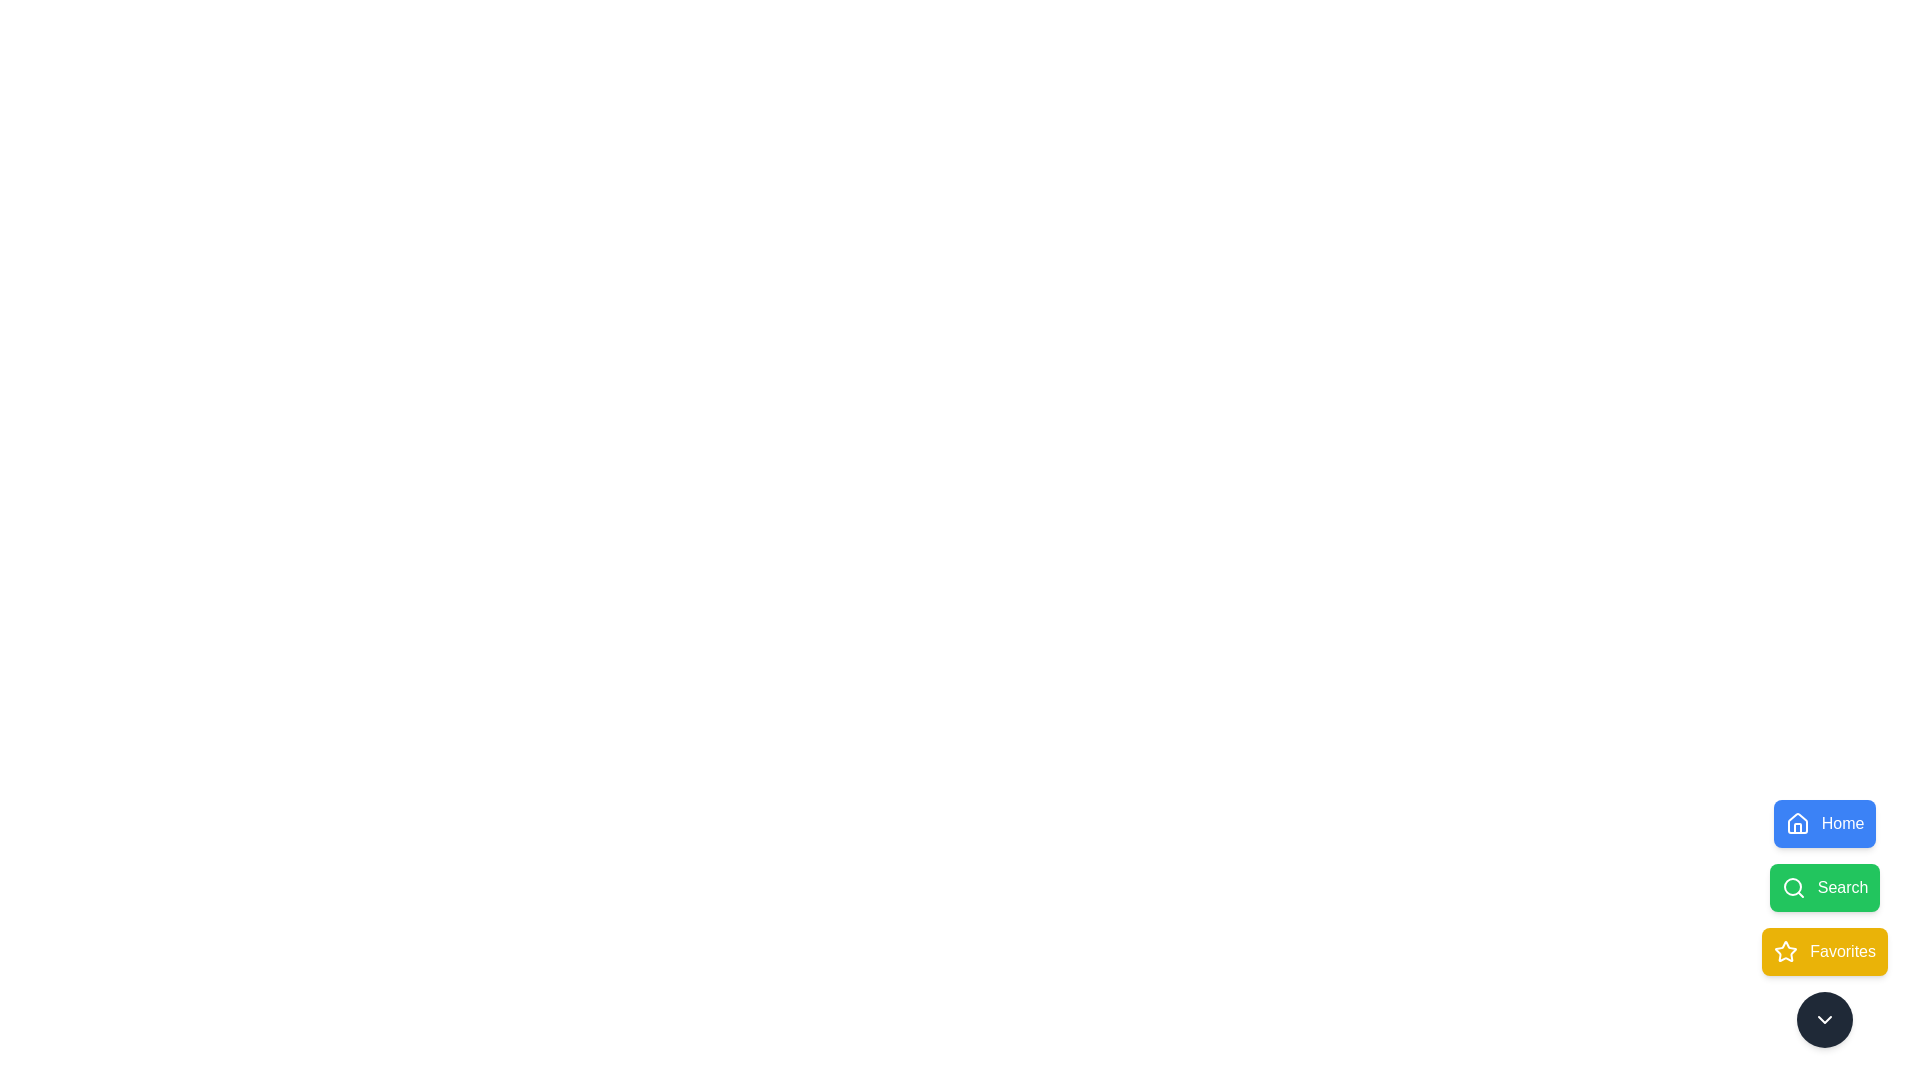 Image resolution: width=1920 pixels, height=1080 pixels. What do you see at coordinates (1824, 951) in the screenshot?
I see `the Favorites button to select the corresponding shortcut` at bounding box center [1824, 951].